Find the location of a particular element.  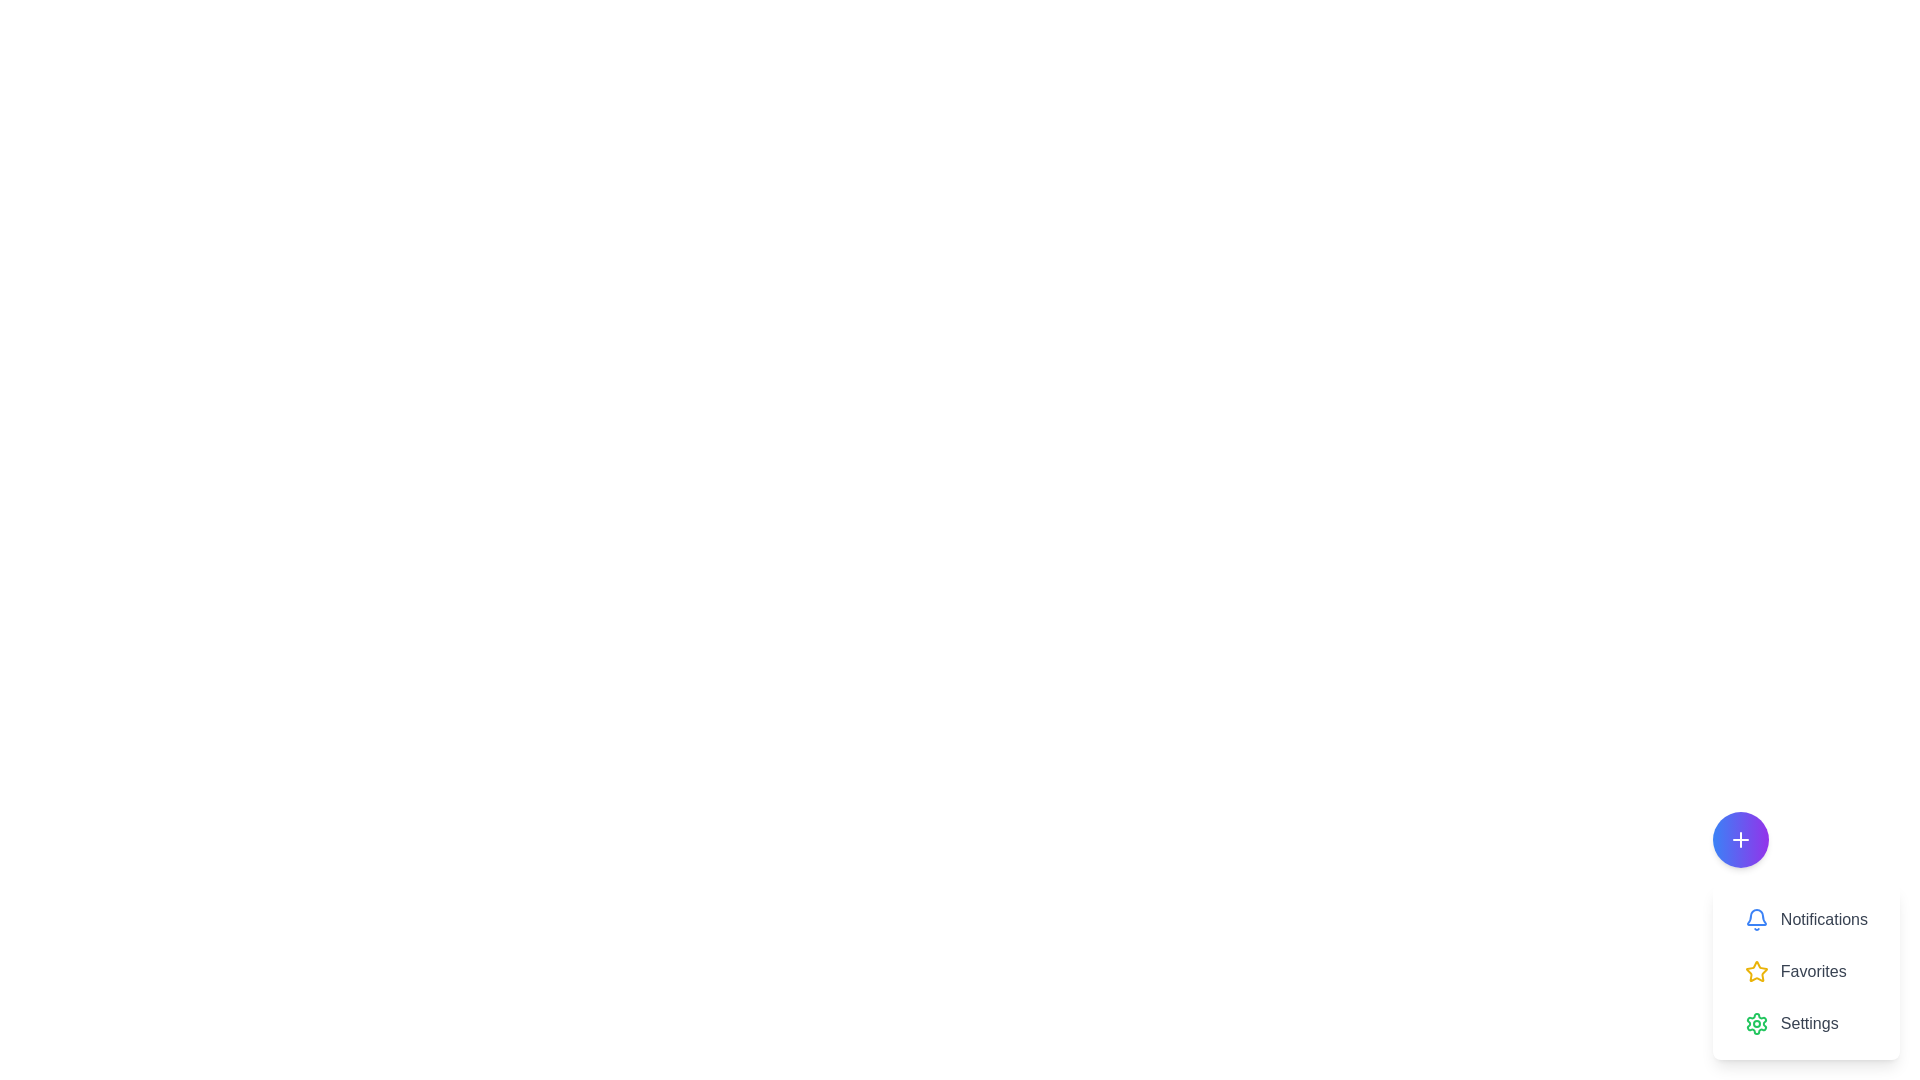

the yellow star icon located as the second element in the bottom-right context menu is located at coordinates (1755, 970).